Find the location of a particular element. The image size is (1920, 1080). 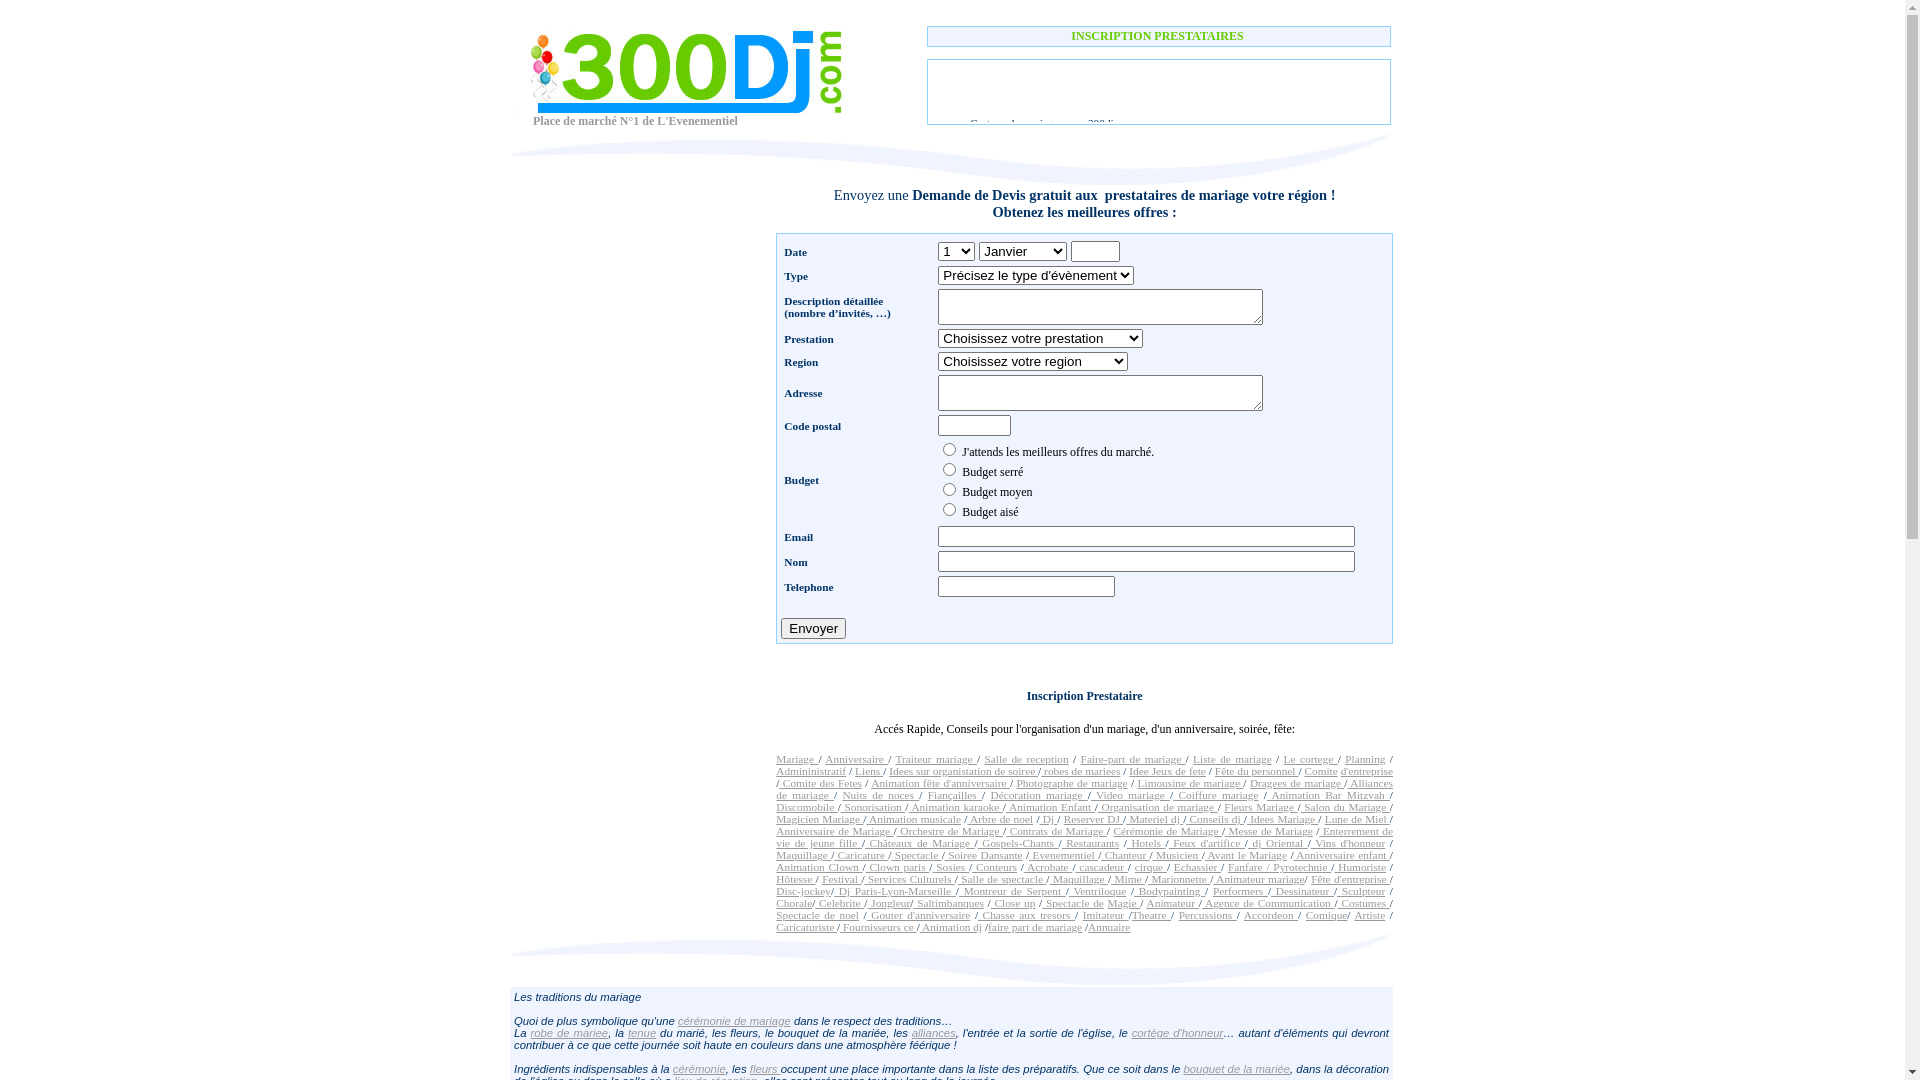

'Messe de Mariage' is located at coordinates (1267, 830).